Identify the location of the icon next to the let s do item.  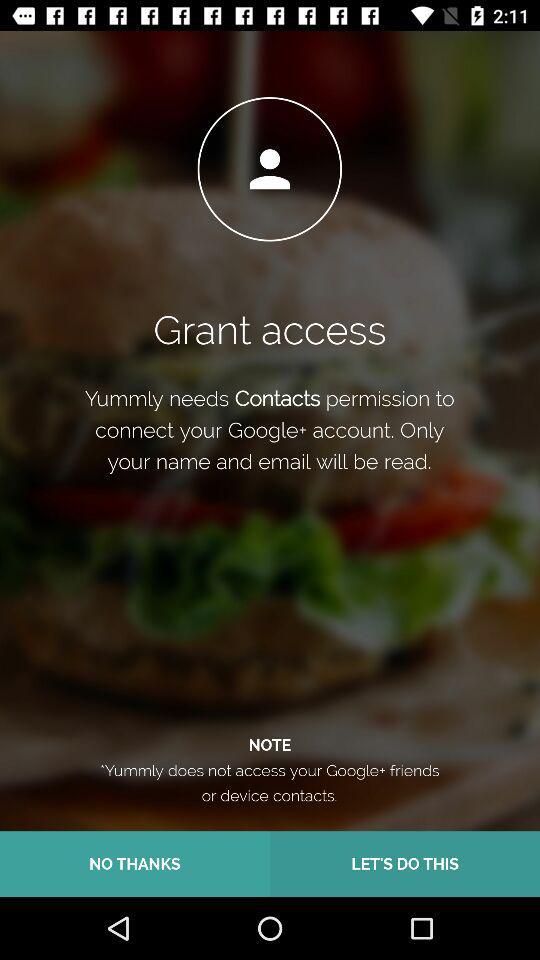
(135, 863).